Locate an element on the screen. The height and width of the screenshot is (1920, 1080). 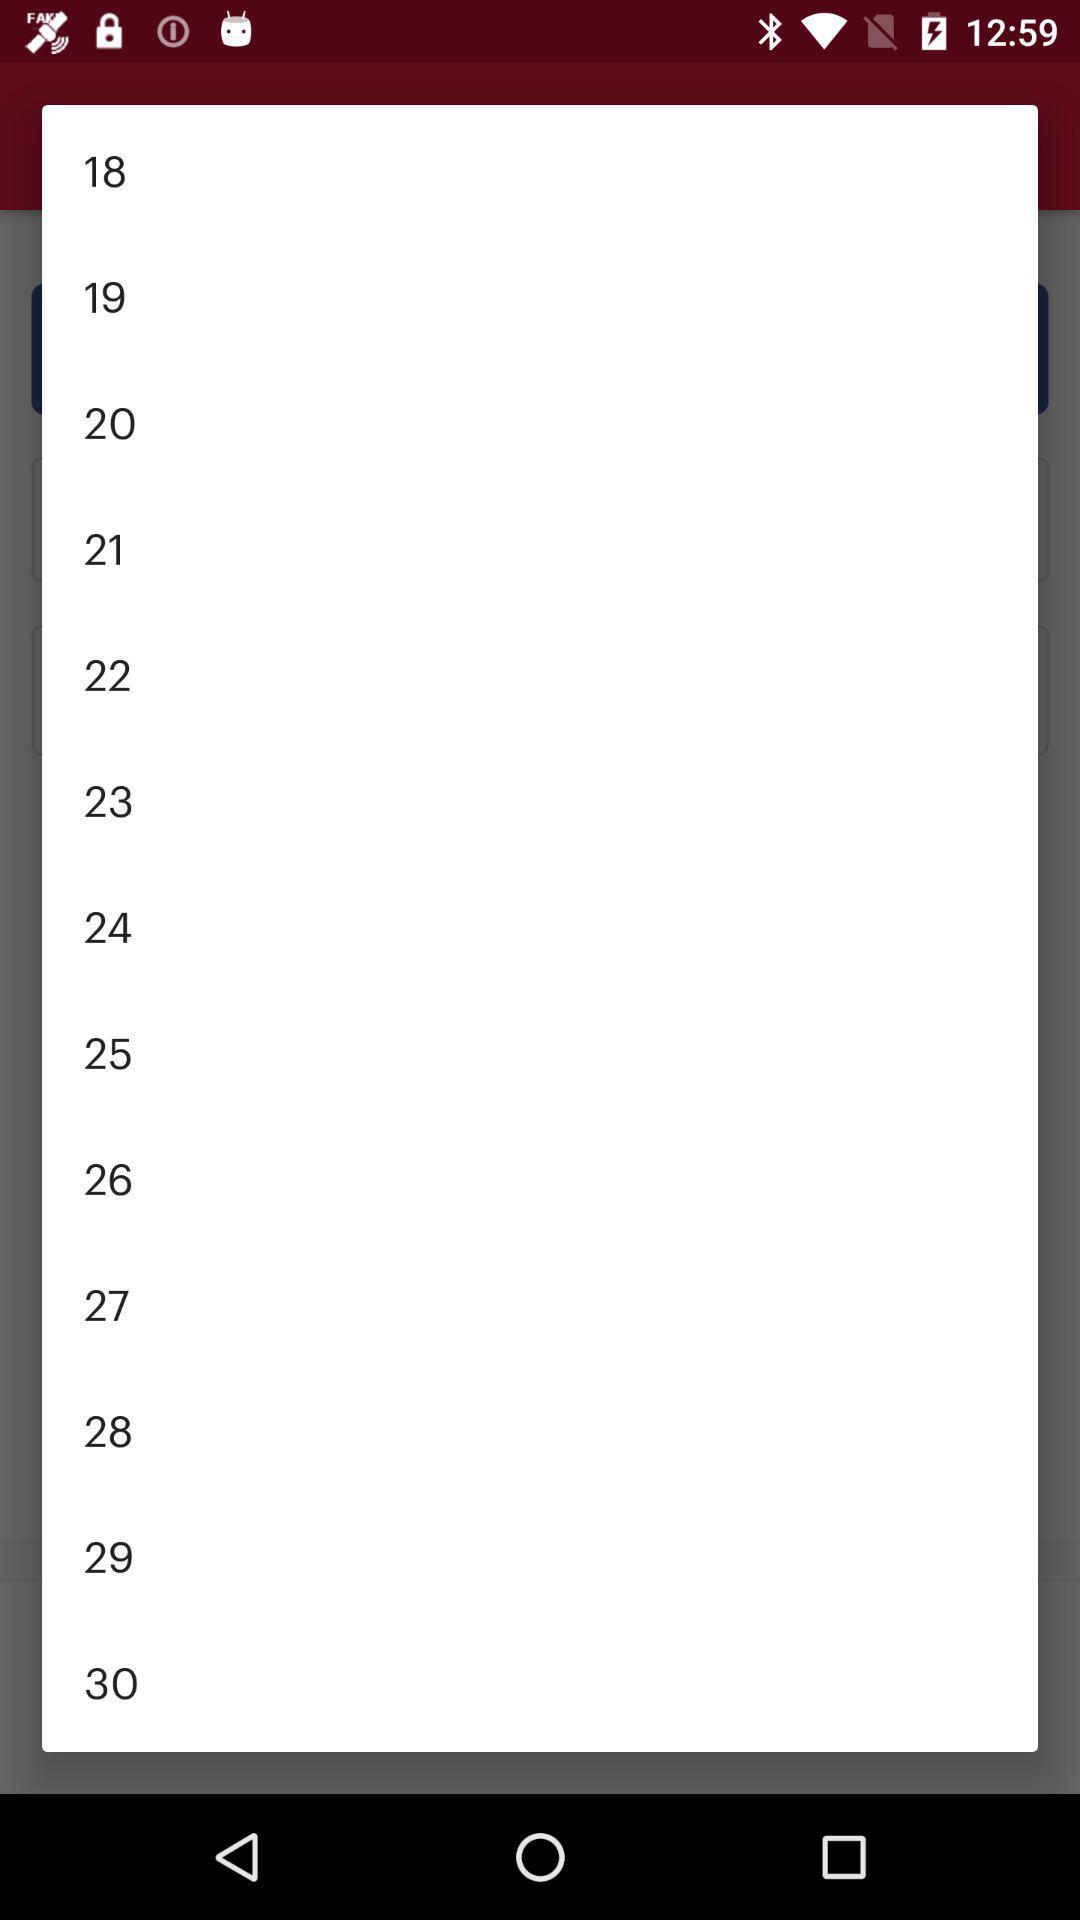
item above the 31 icon is located at coordinates (540, 1680).